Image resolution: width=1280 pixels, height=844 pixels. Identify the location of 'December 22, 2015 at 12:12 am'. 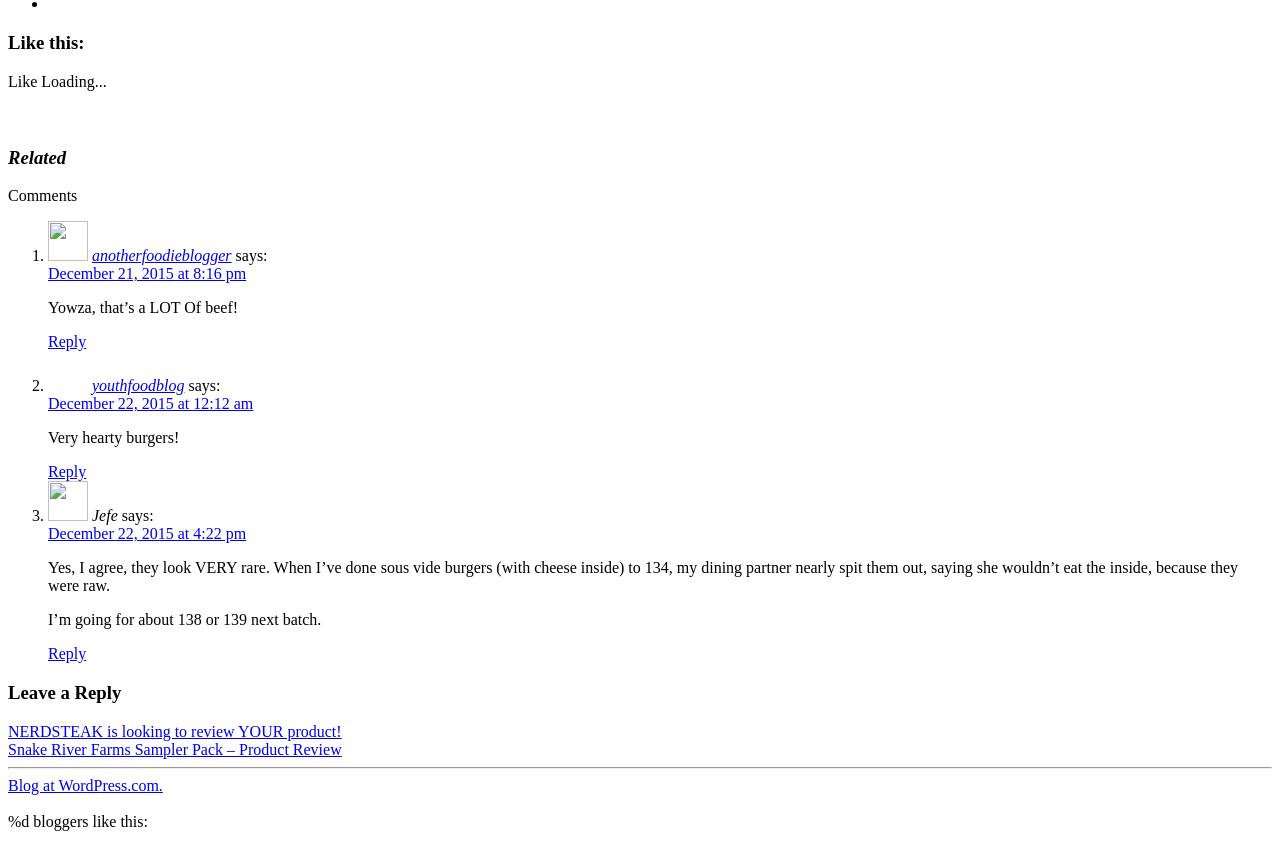
(149, 403).